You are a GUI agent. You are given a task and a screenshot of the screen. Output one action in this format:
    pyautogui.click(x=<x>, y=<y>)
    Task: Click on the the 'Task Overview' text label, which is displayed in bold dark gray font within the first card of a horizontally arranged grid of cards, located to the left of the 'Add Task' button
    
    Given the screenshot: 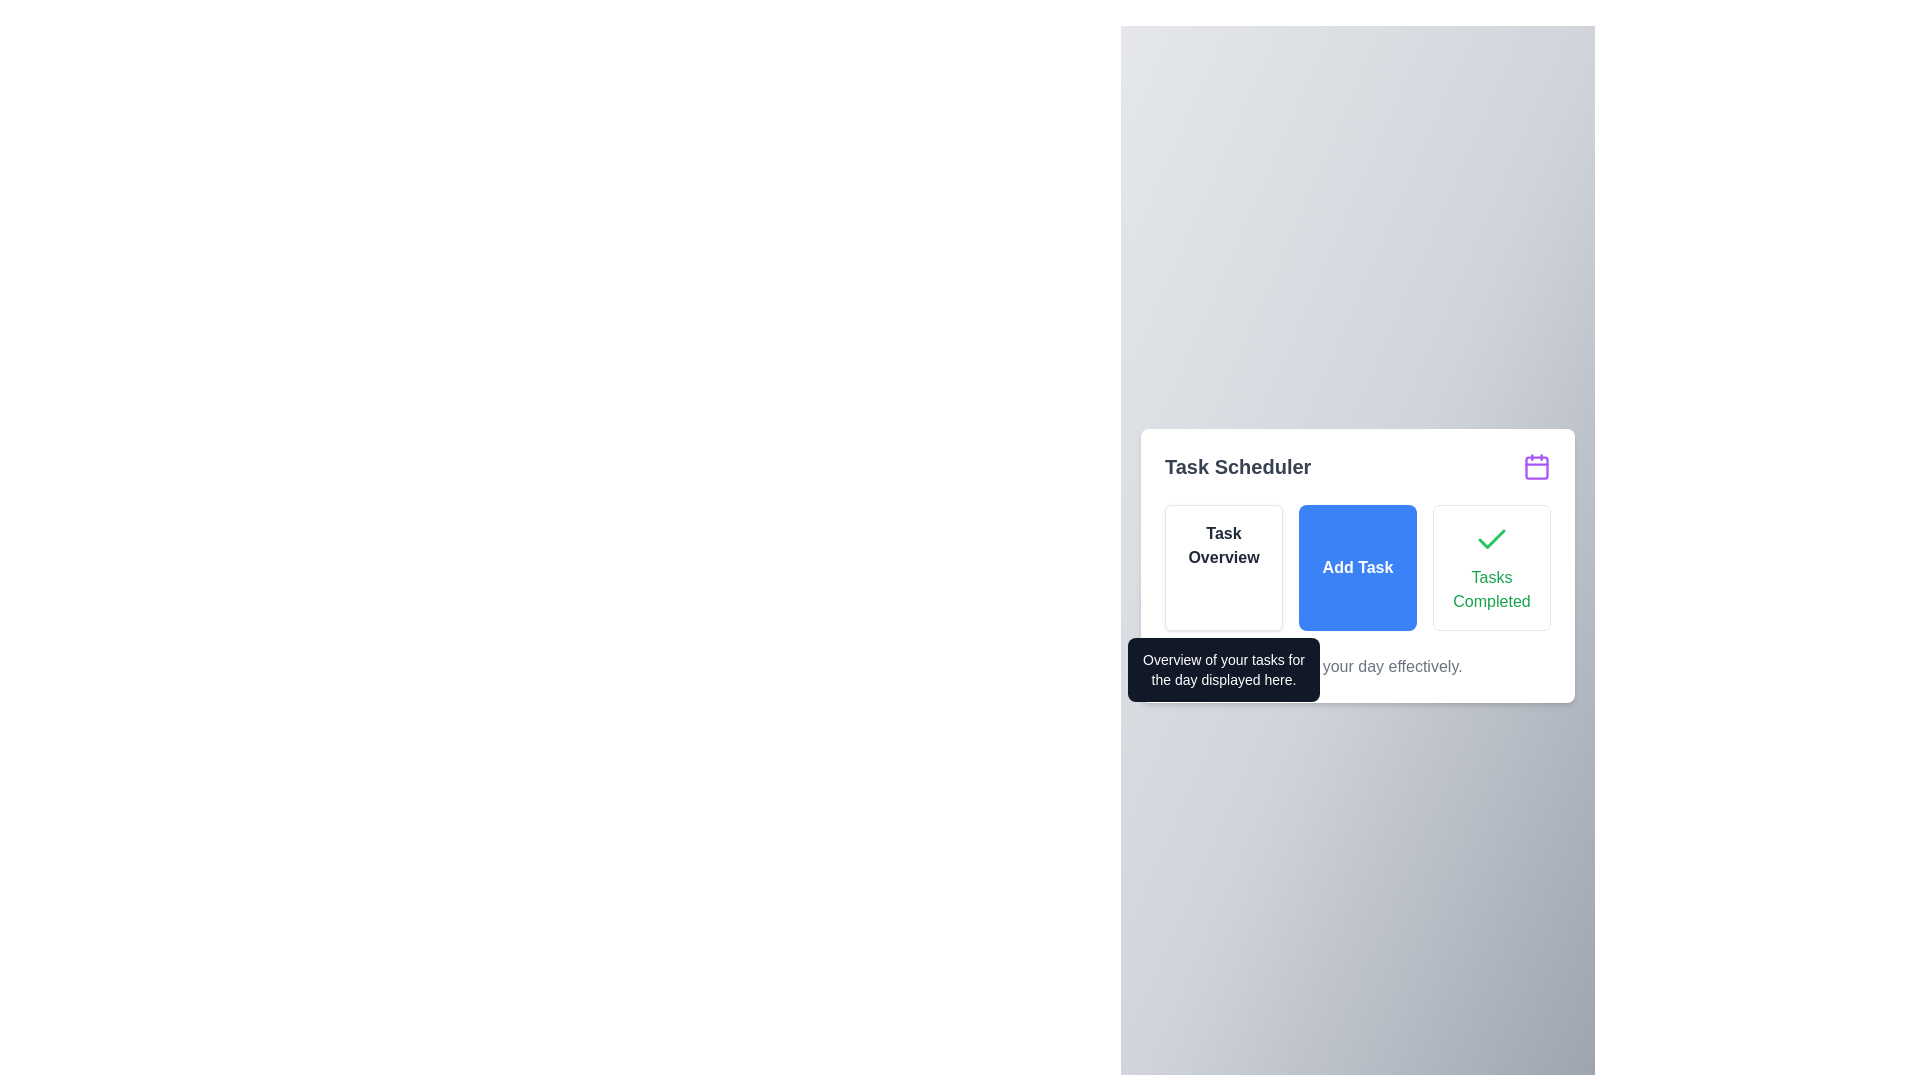 What is the action you would take?
    pyautogui.click(x=1223, y=545)
    